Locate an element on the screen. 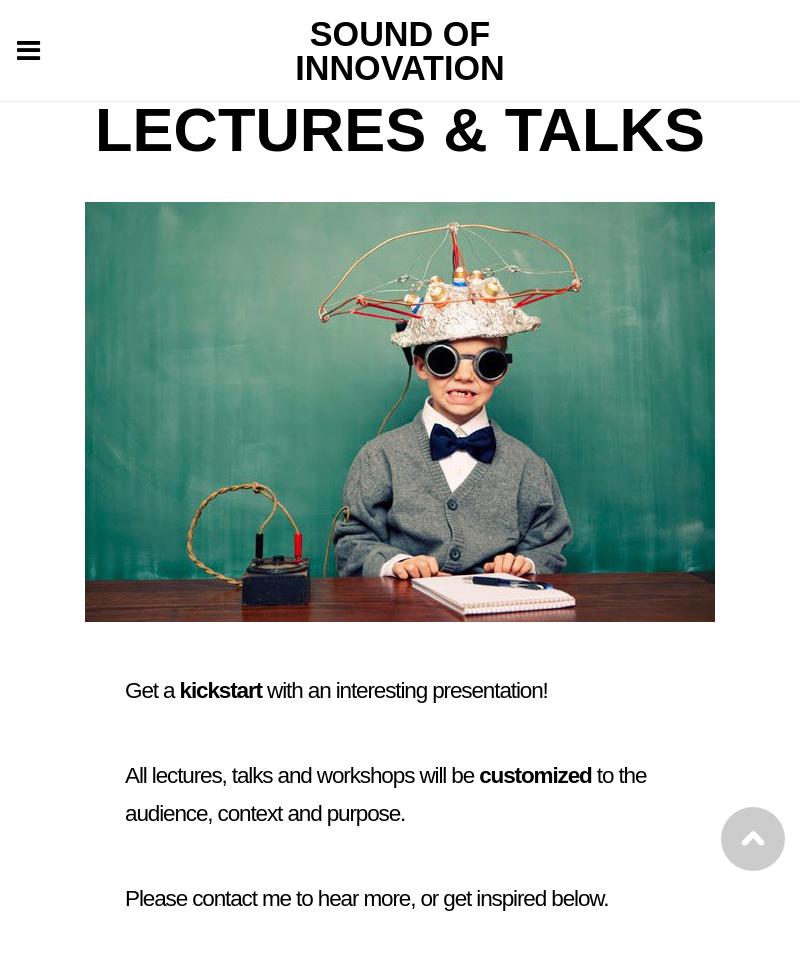 This screenshot has height=966, width=800. 'contact' is located at coordinates (224, 897).